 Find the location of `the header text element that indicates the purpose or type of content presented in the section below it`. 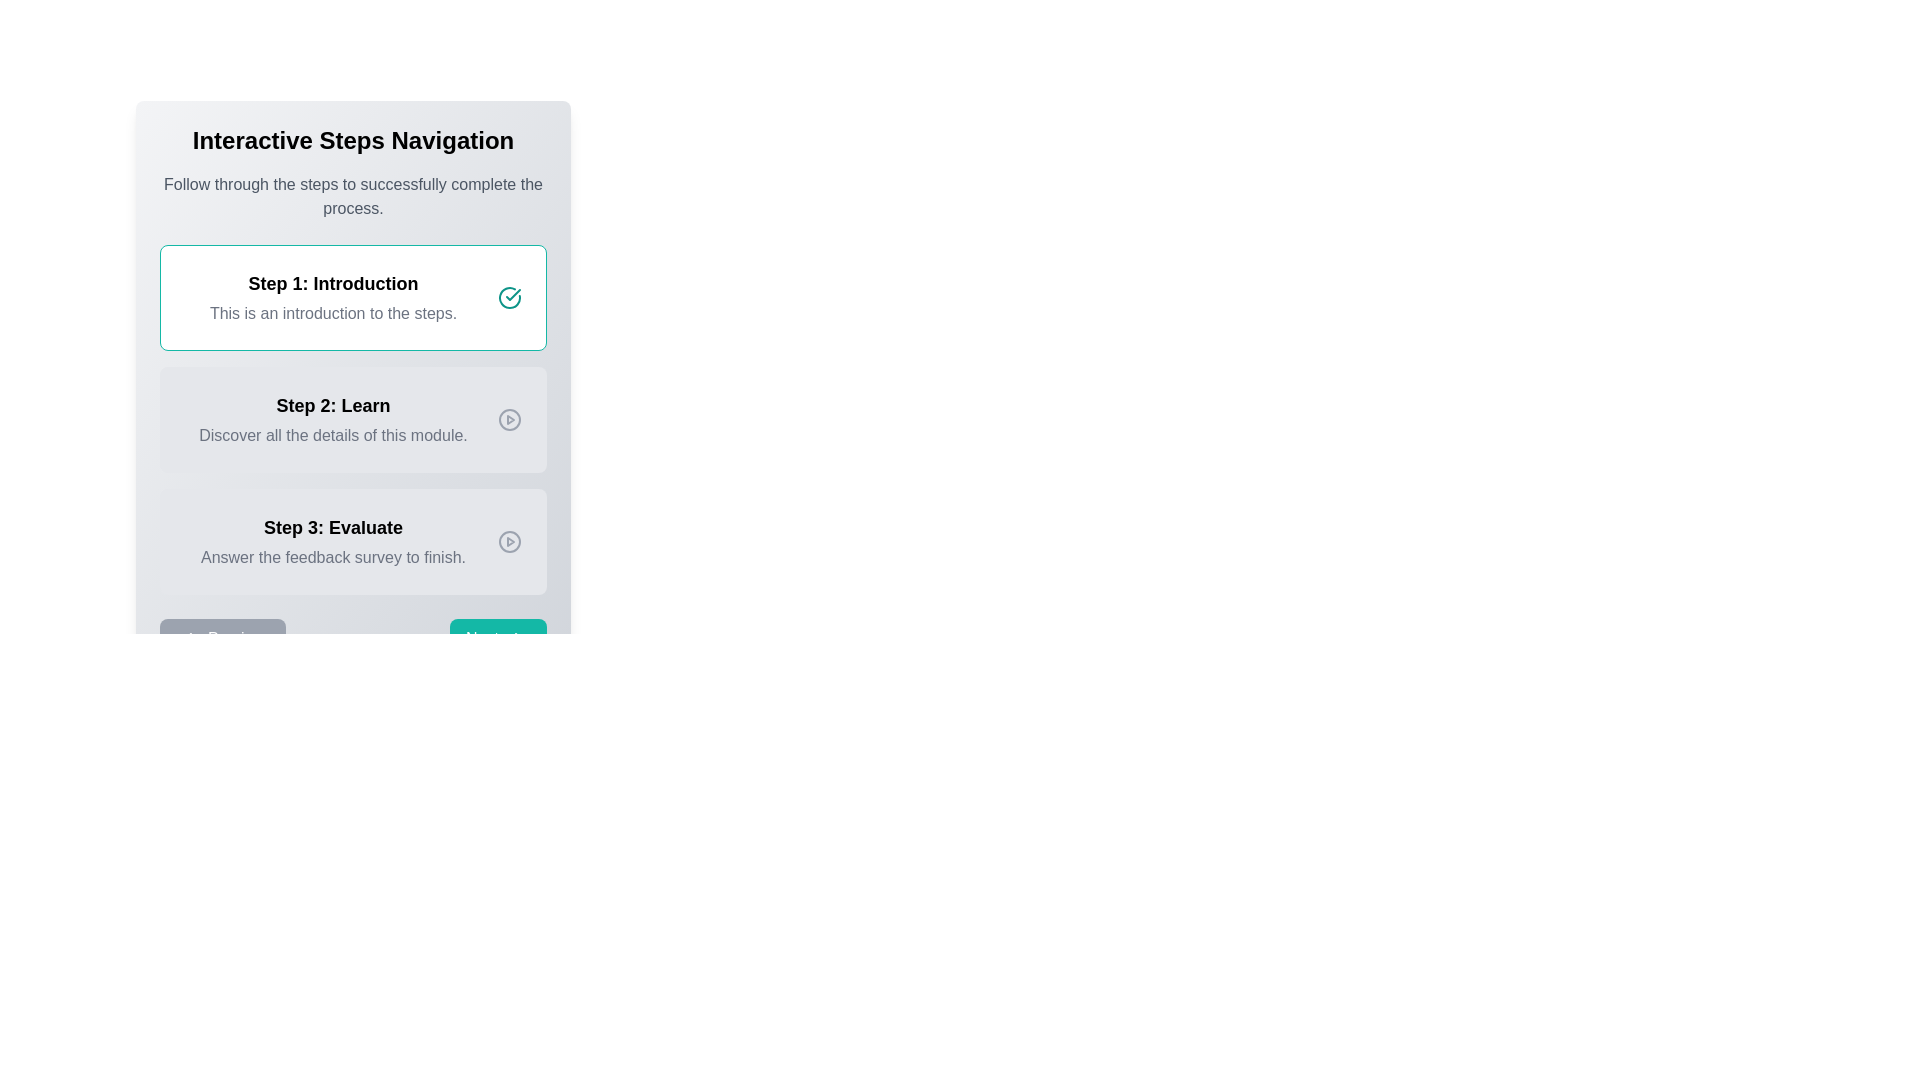

the header text element that indicates the purpose or type of content presented in the section below it is located at coordinates (353, 140).